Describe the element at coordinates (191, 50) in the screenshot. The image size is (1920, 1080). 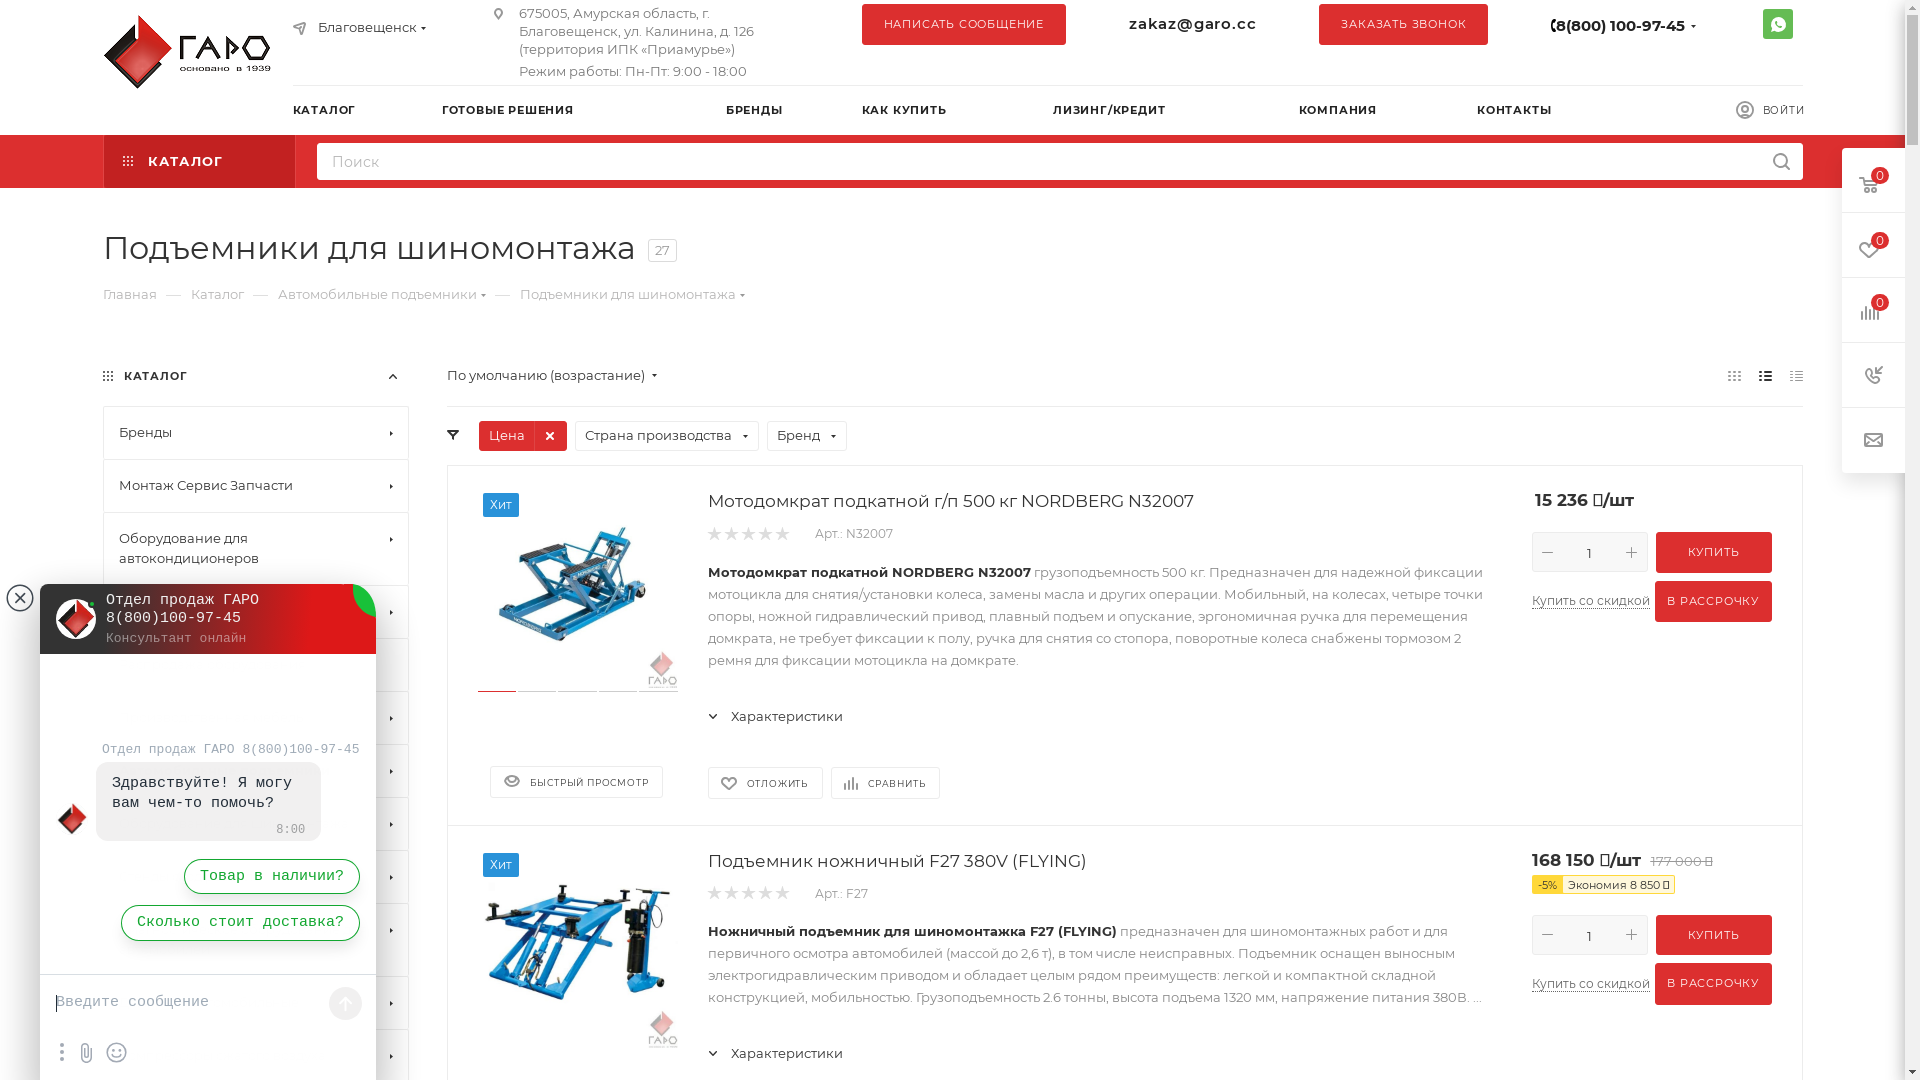
I see `'garo.cc'` at that location.